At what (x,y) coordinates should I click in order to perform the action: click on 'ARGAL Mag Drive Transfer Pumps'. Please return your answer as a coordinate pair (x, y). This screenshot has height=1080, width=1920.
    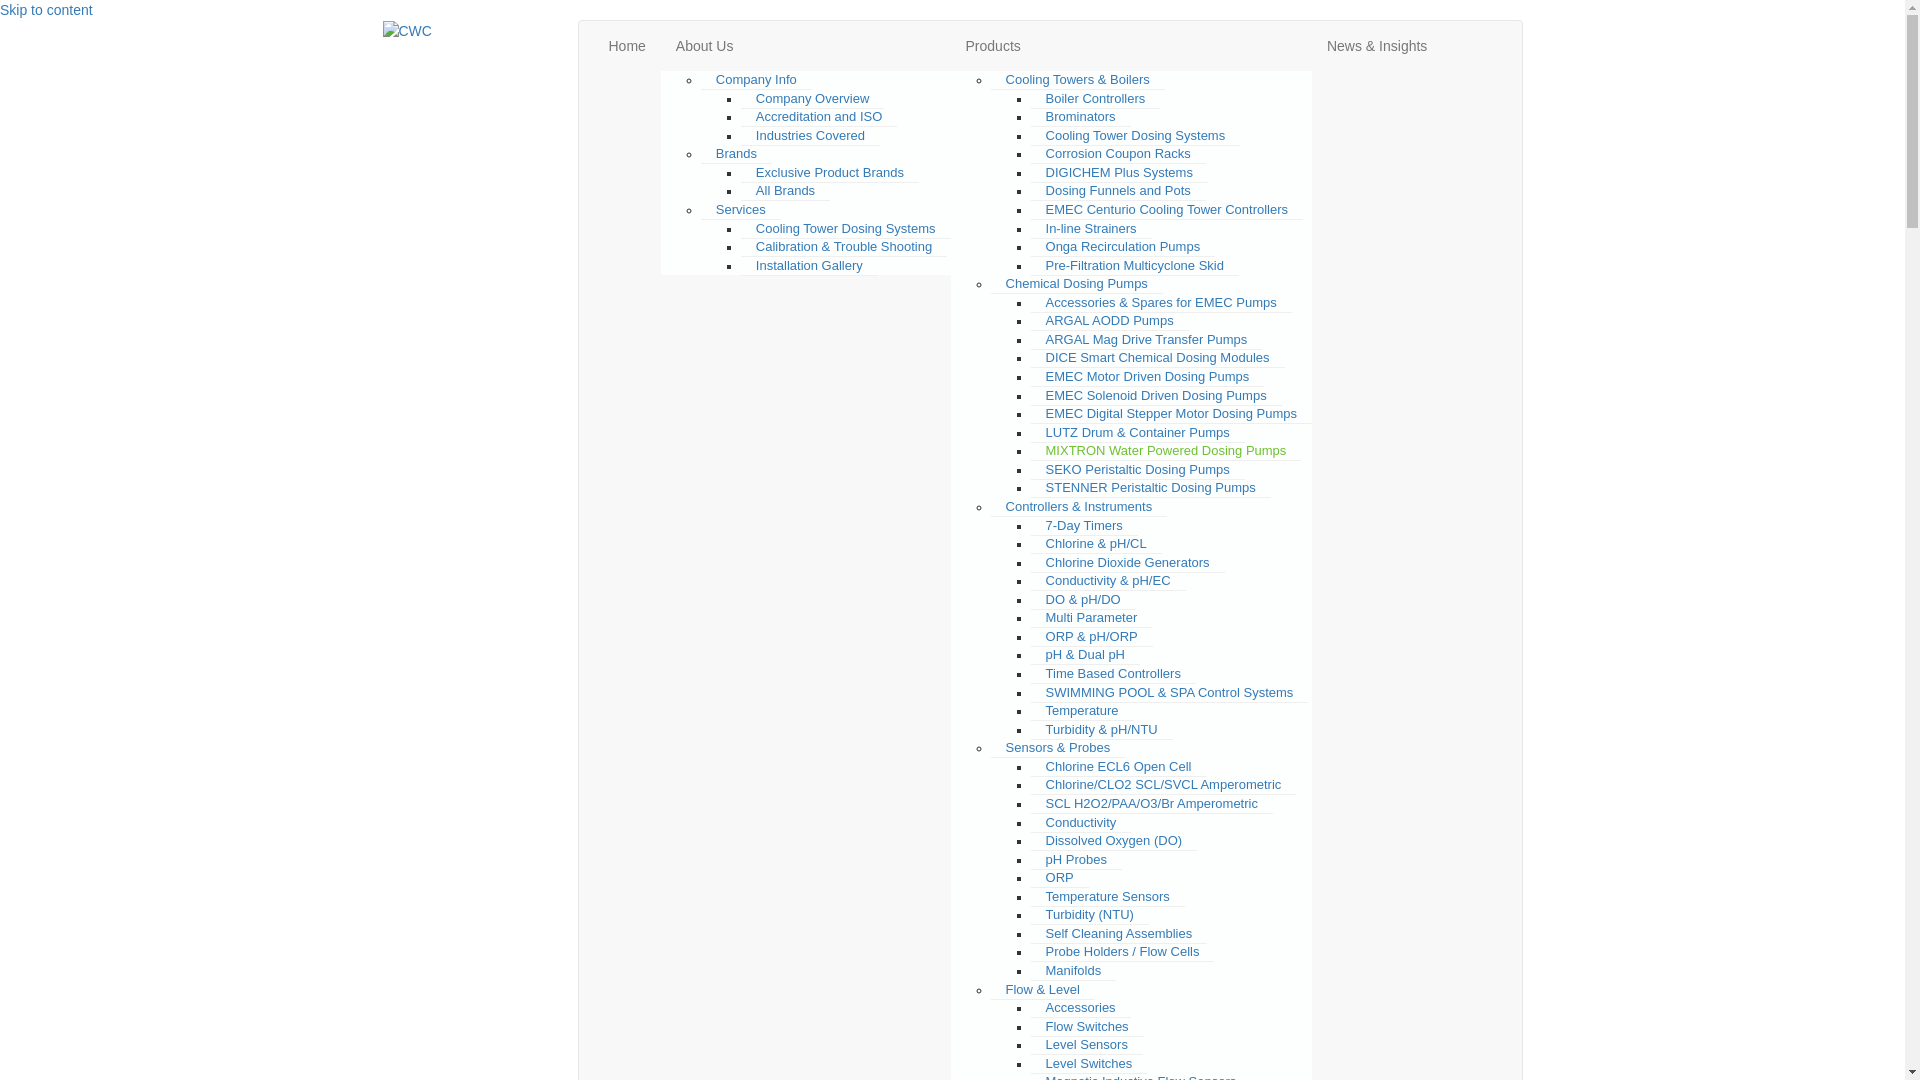
    Looking at the image, I should click on (1147, 338).